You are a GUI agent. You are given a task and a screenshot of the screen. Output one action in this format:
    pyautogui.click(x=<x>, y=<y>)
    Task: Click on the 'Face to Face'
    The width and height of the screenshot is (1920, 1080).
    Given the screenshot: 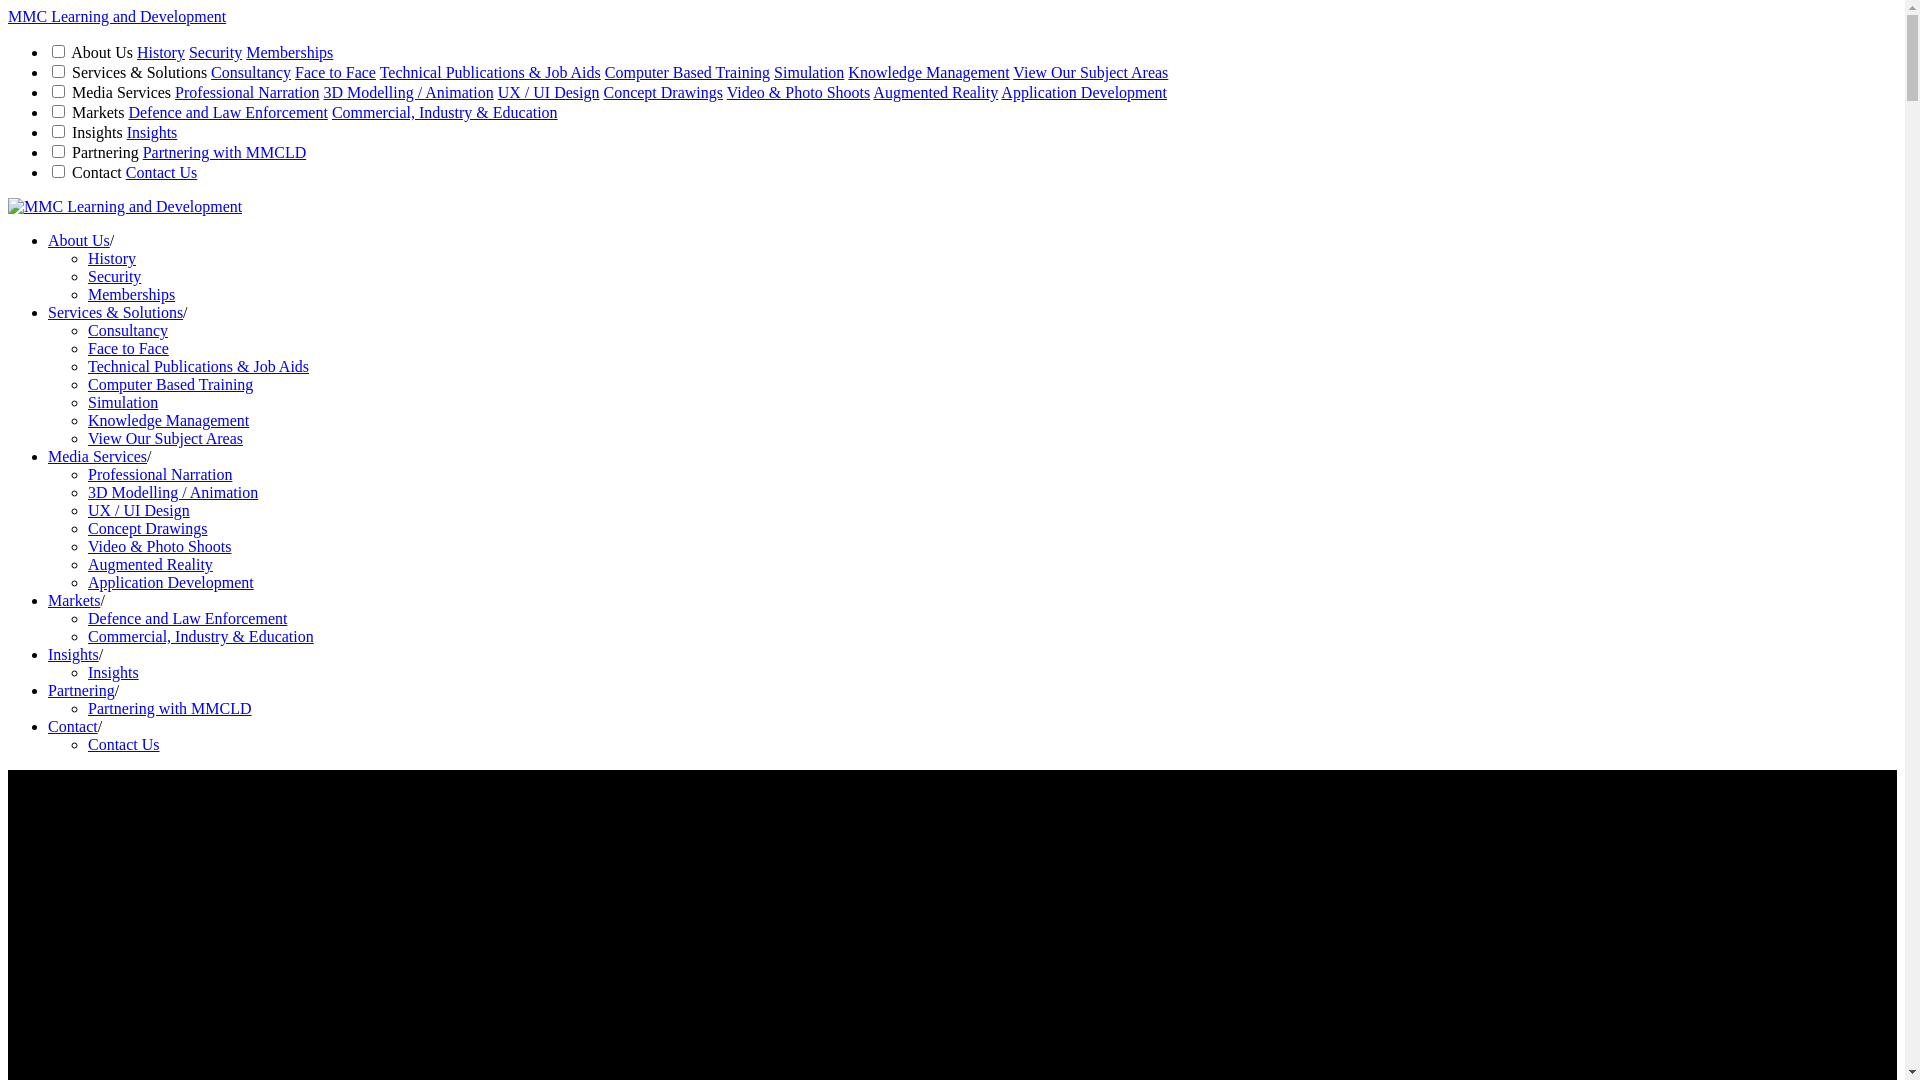 What is the action you would take?
    pyautogui.click(x=293, y=71)
    